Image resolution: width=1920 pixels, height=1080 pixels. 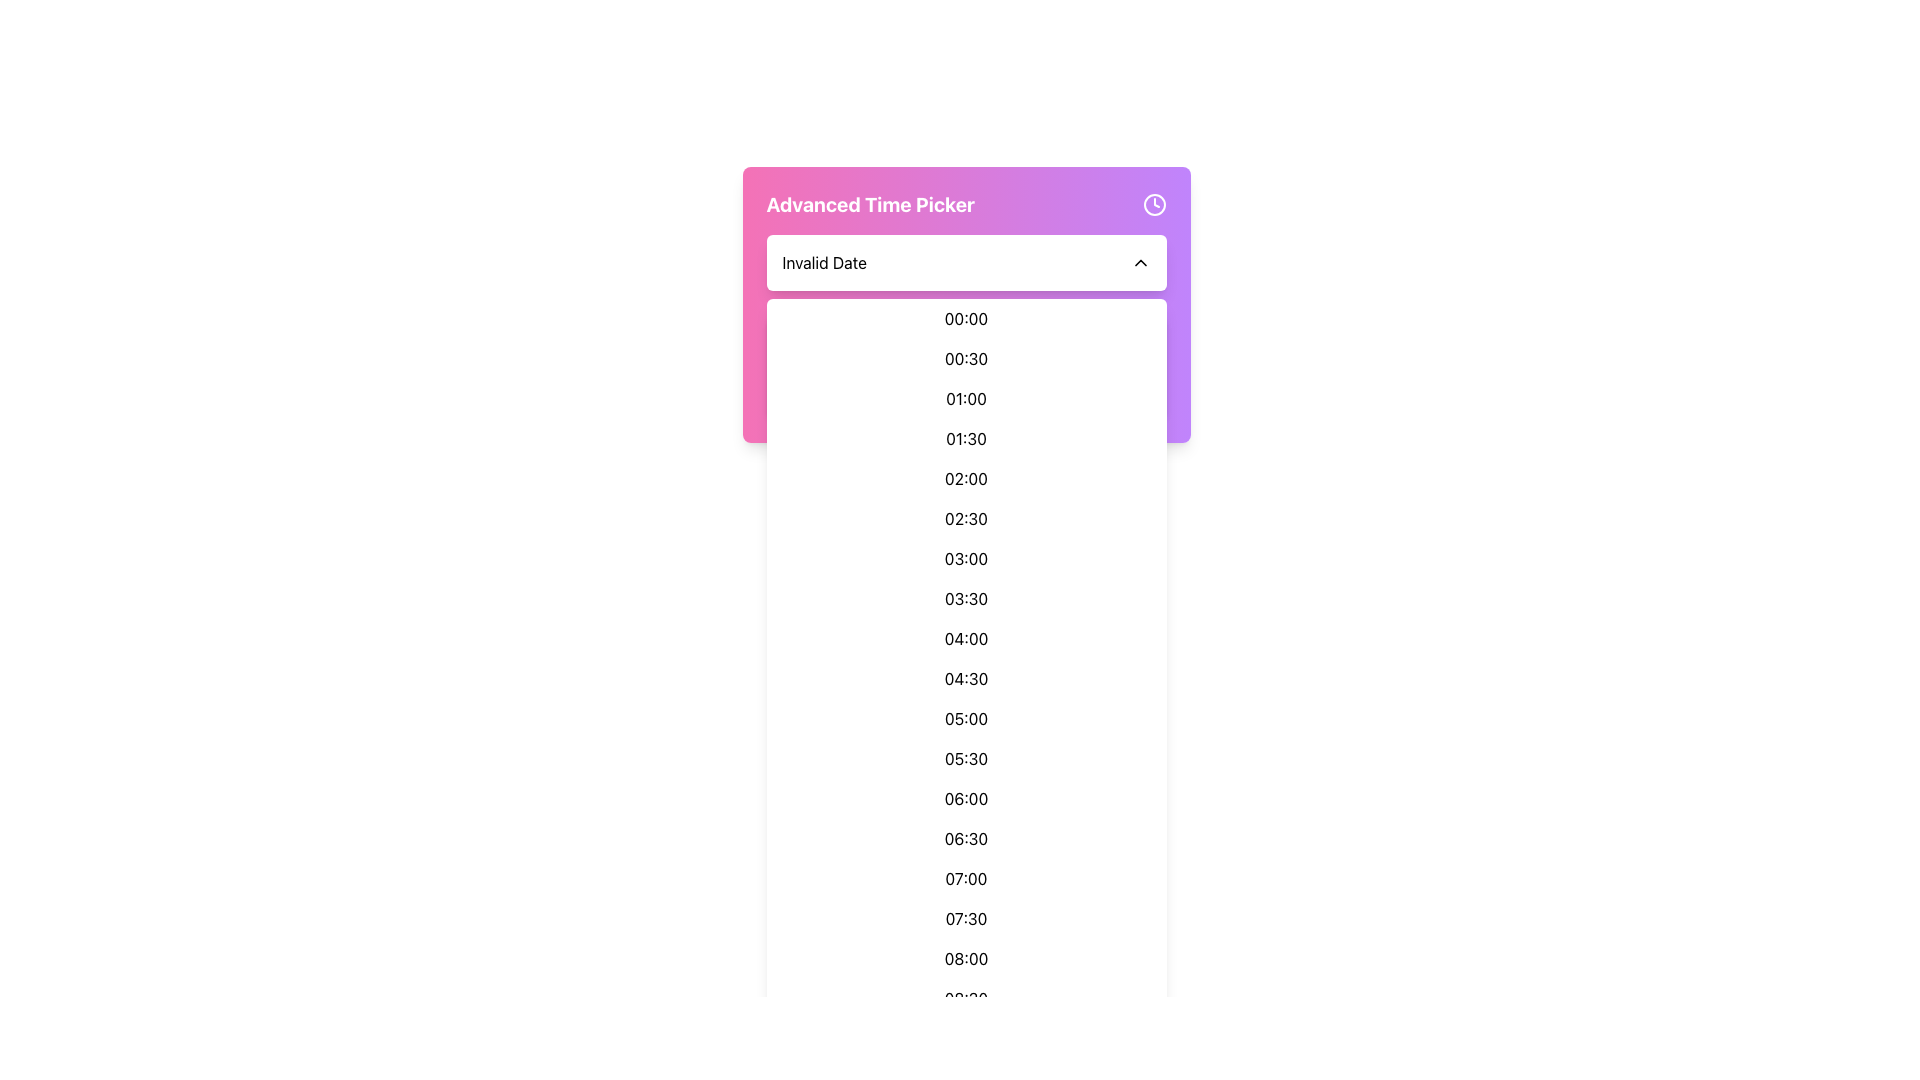 I want to click on the selectable list item displaying '06:30', so click(x=966, y=839).